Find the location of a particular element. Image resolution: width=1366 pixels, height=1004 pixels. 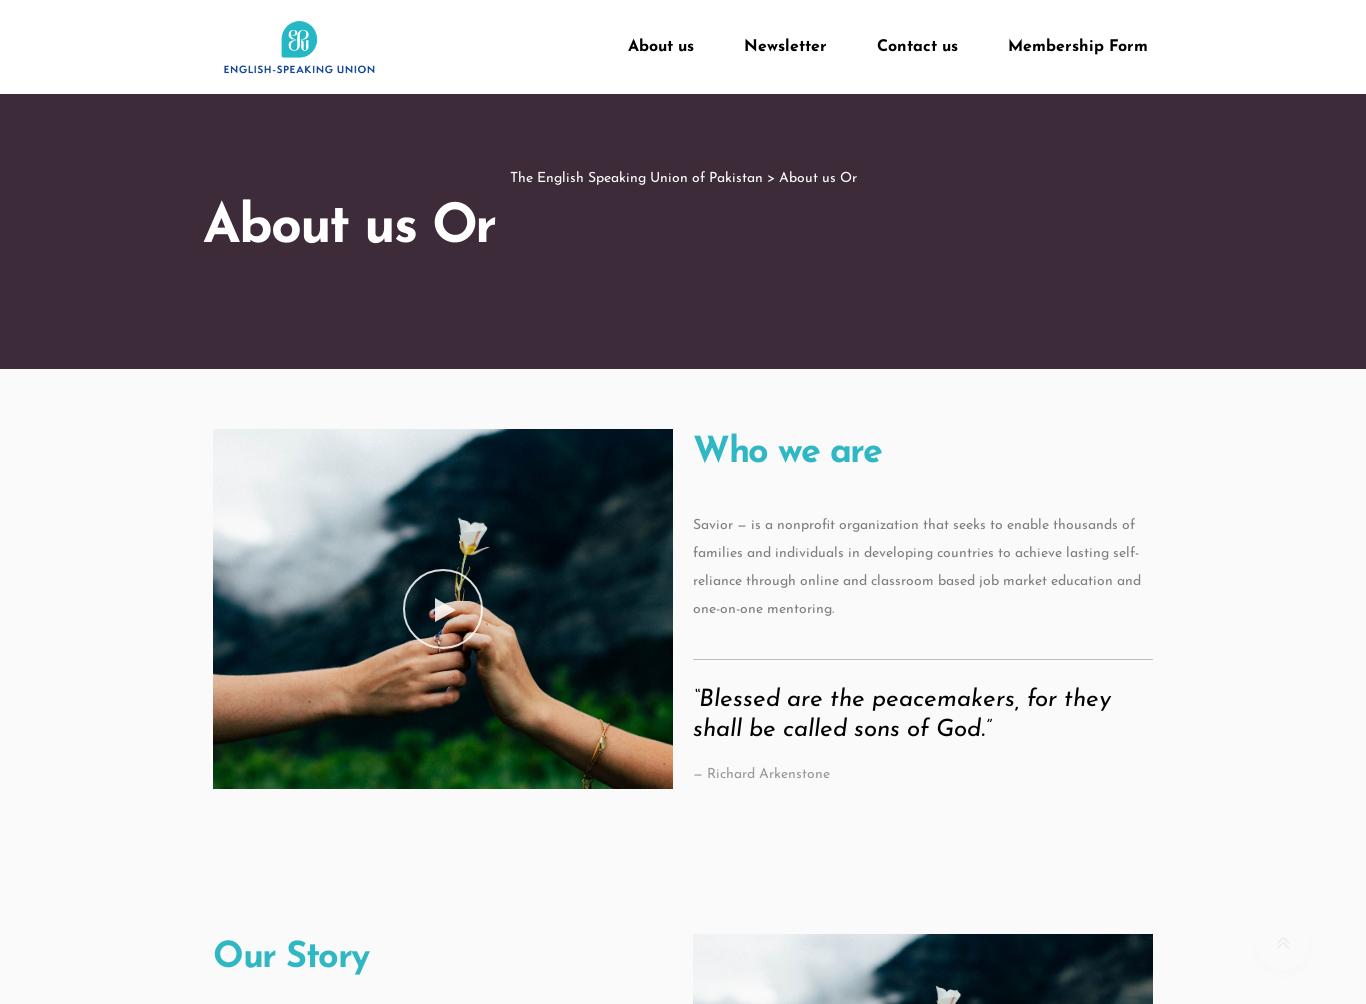

'NCEC Members' is located at coordinates (711, 117).